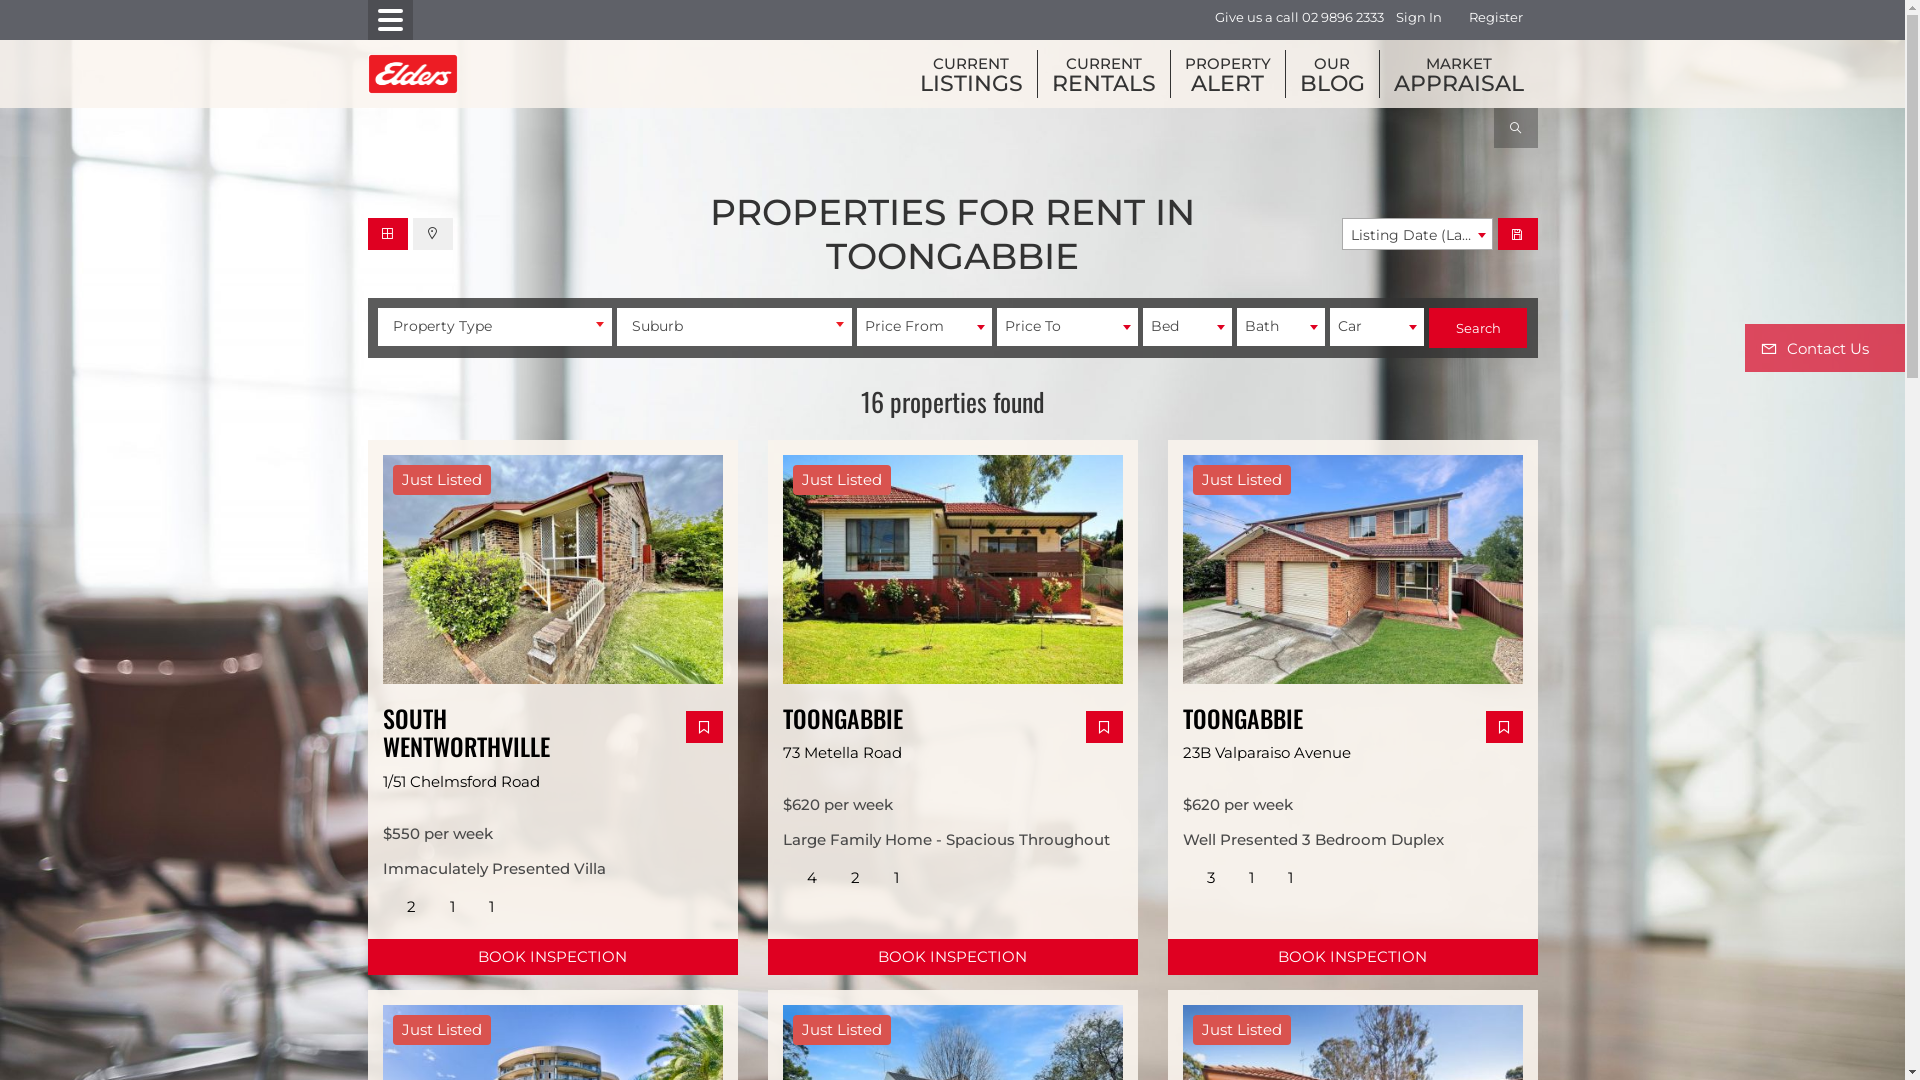 This screenshot has height=1080, width=1920. Describe the element at coordinates (411, 233) in the screenshot. I see `'Map View'` at that location.